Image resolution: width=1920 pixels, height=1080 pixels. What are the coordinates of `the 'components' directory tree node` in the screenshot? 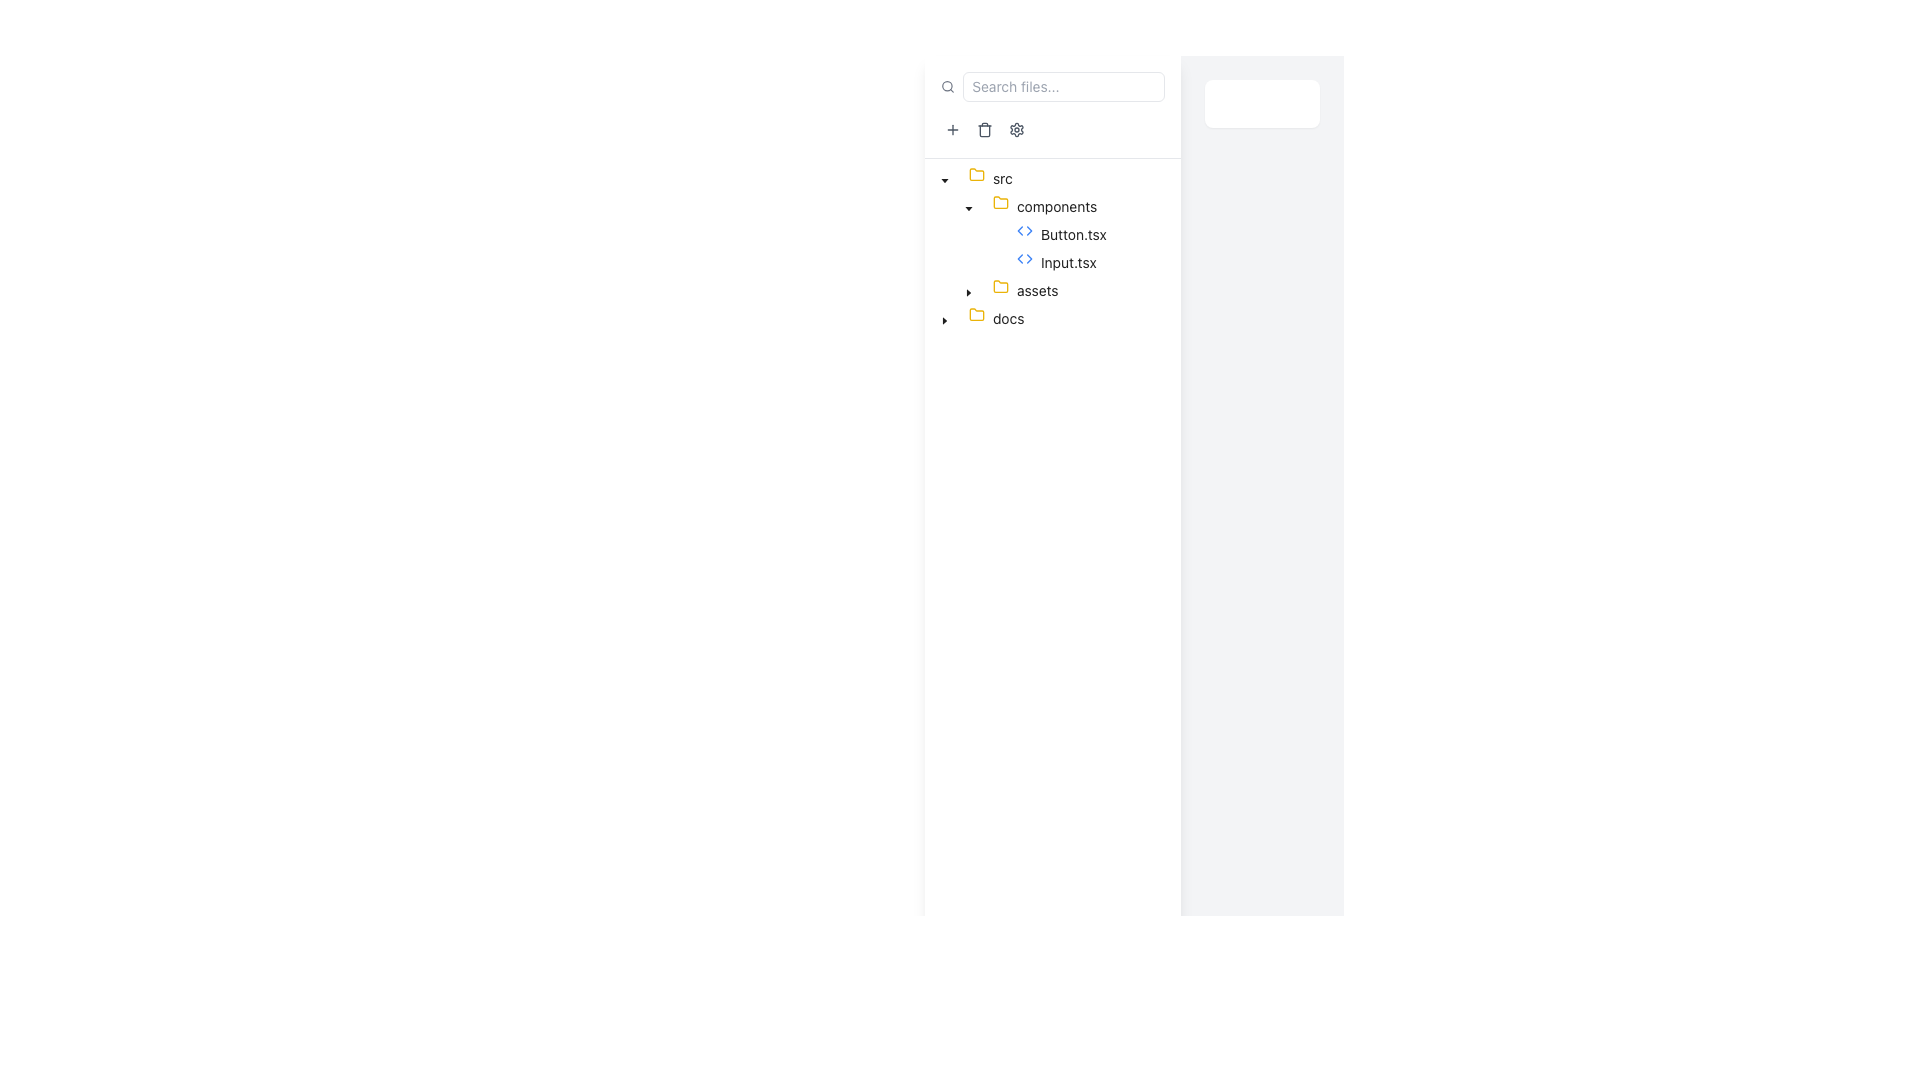 It's located at (1019, 207).